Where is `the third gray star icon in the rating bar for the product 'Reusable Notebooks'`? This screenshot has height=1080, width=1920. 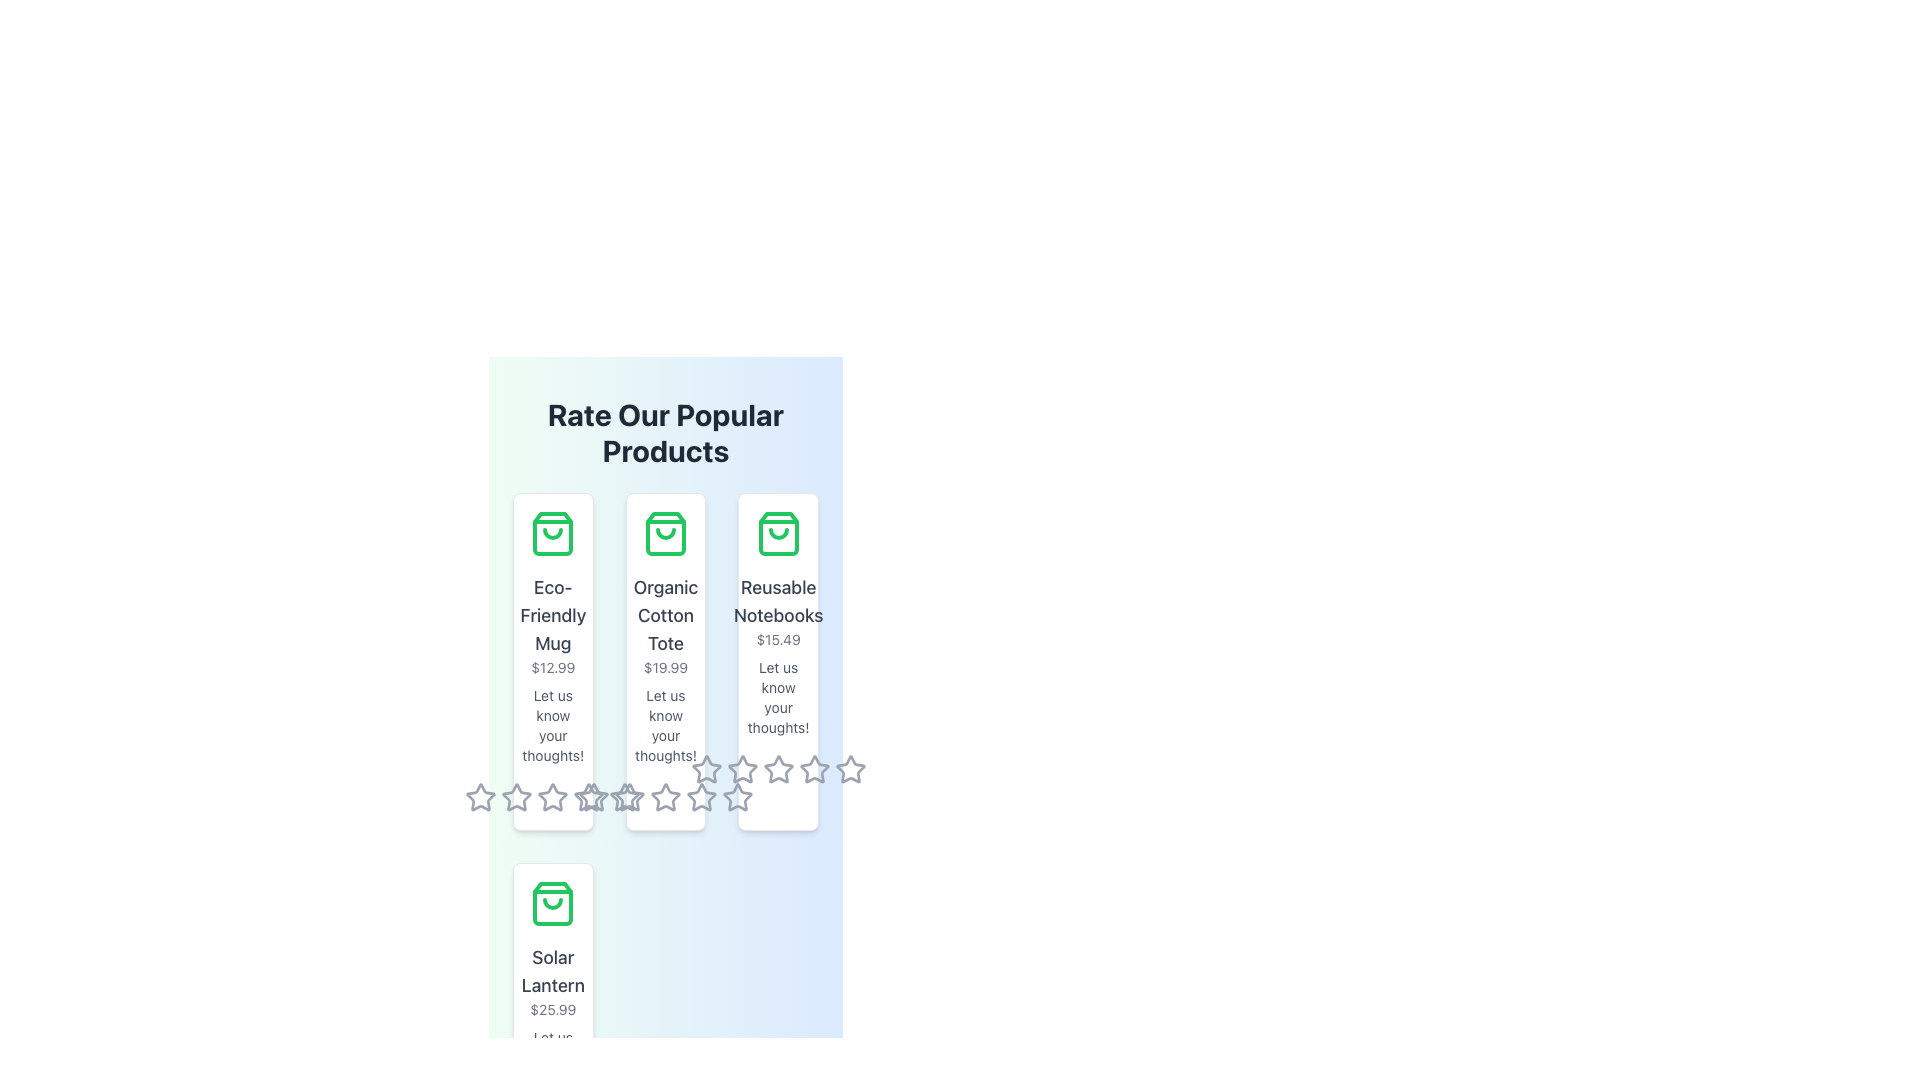
the third gray star icon in the rating bar for the product 'Reusable Notebooks' is located at coordinates (628, 797).